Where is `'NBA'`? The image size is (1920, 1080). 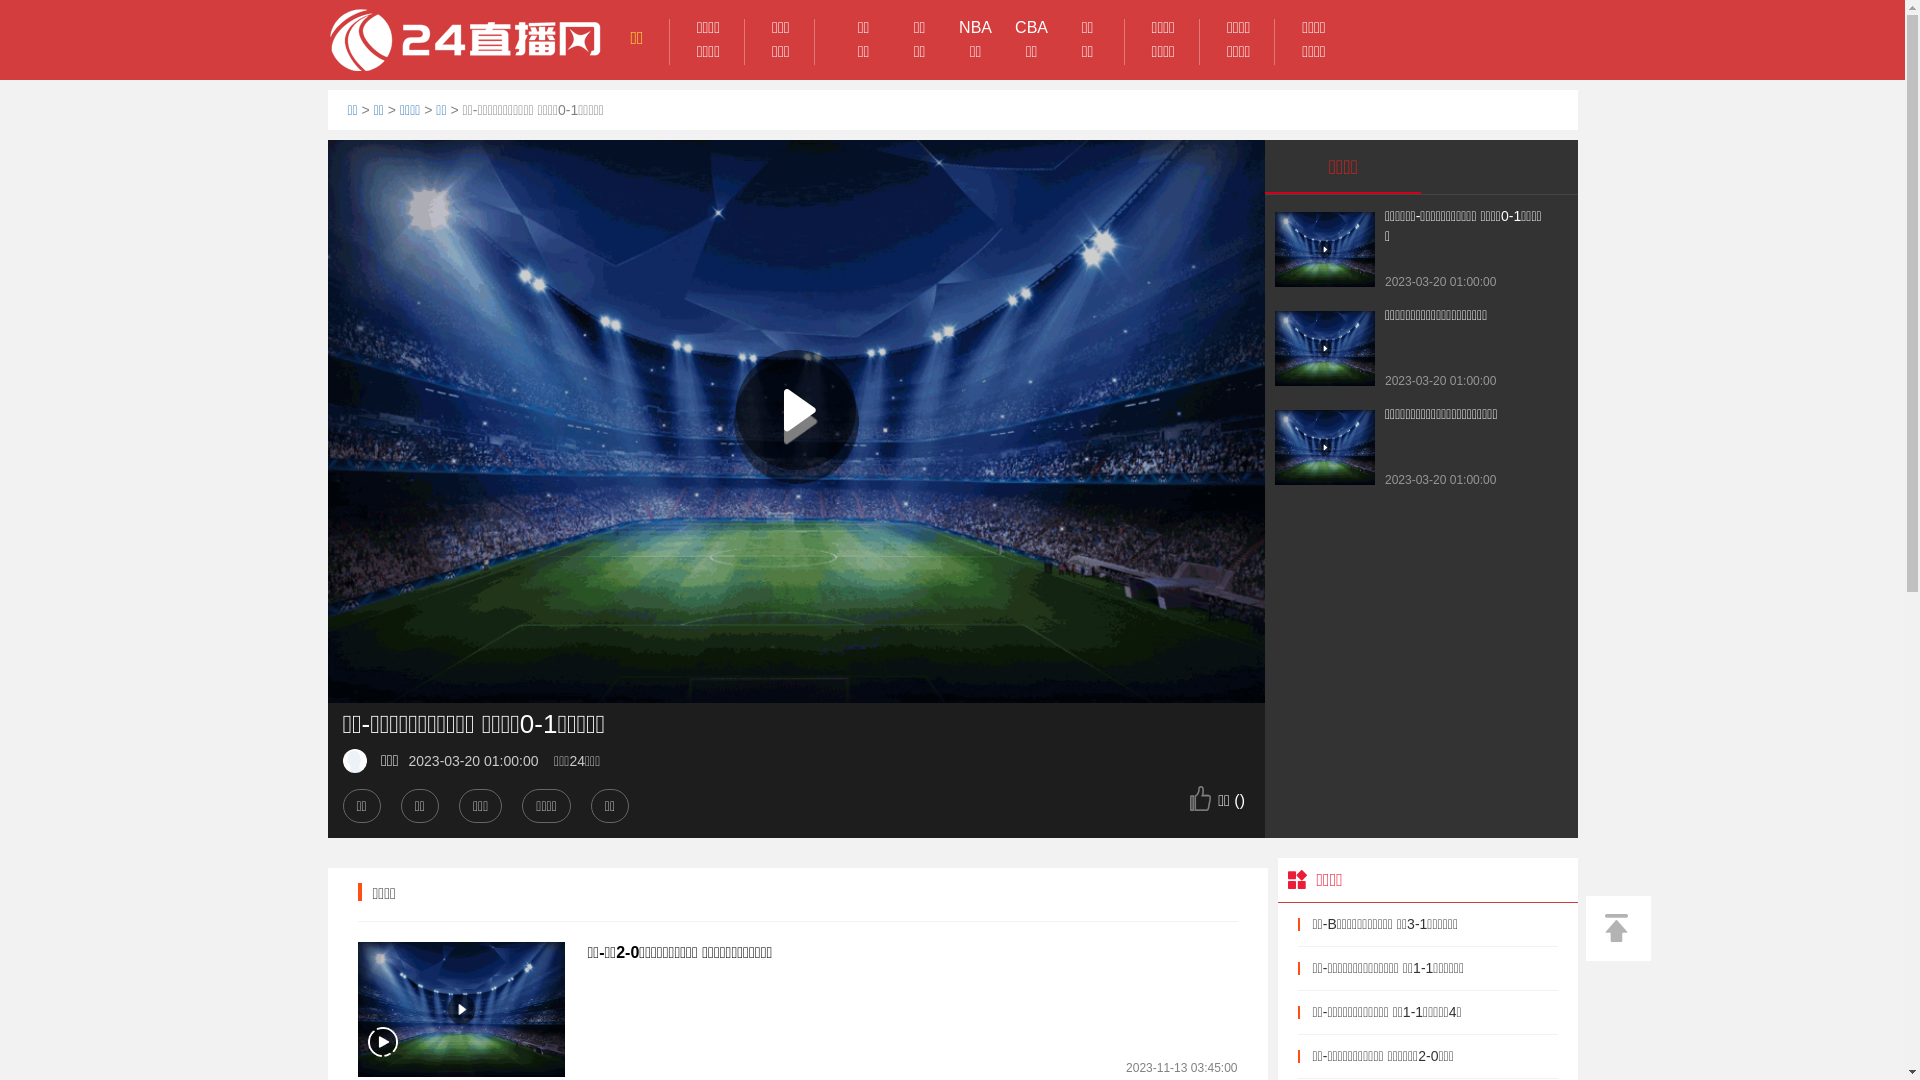
'NBA' is located at coordinates (947, 27).